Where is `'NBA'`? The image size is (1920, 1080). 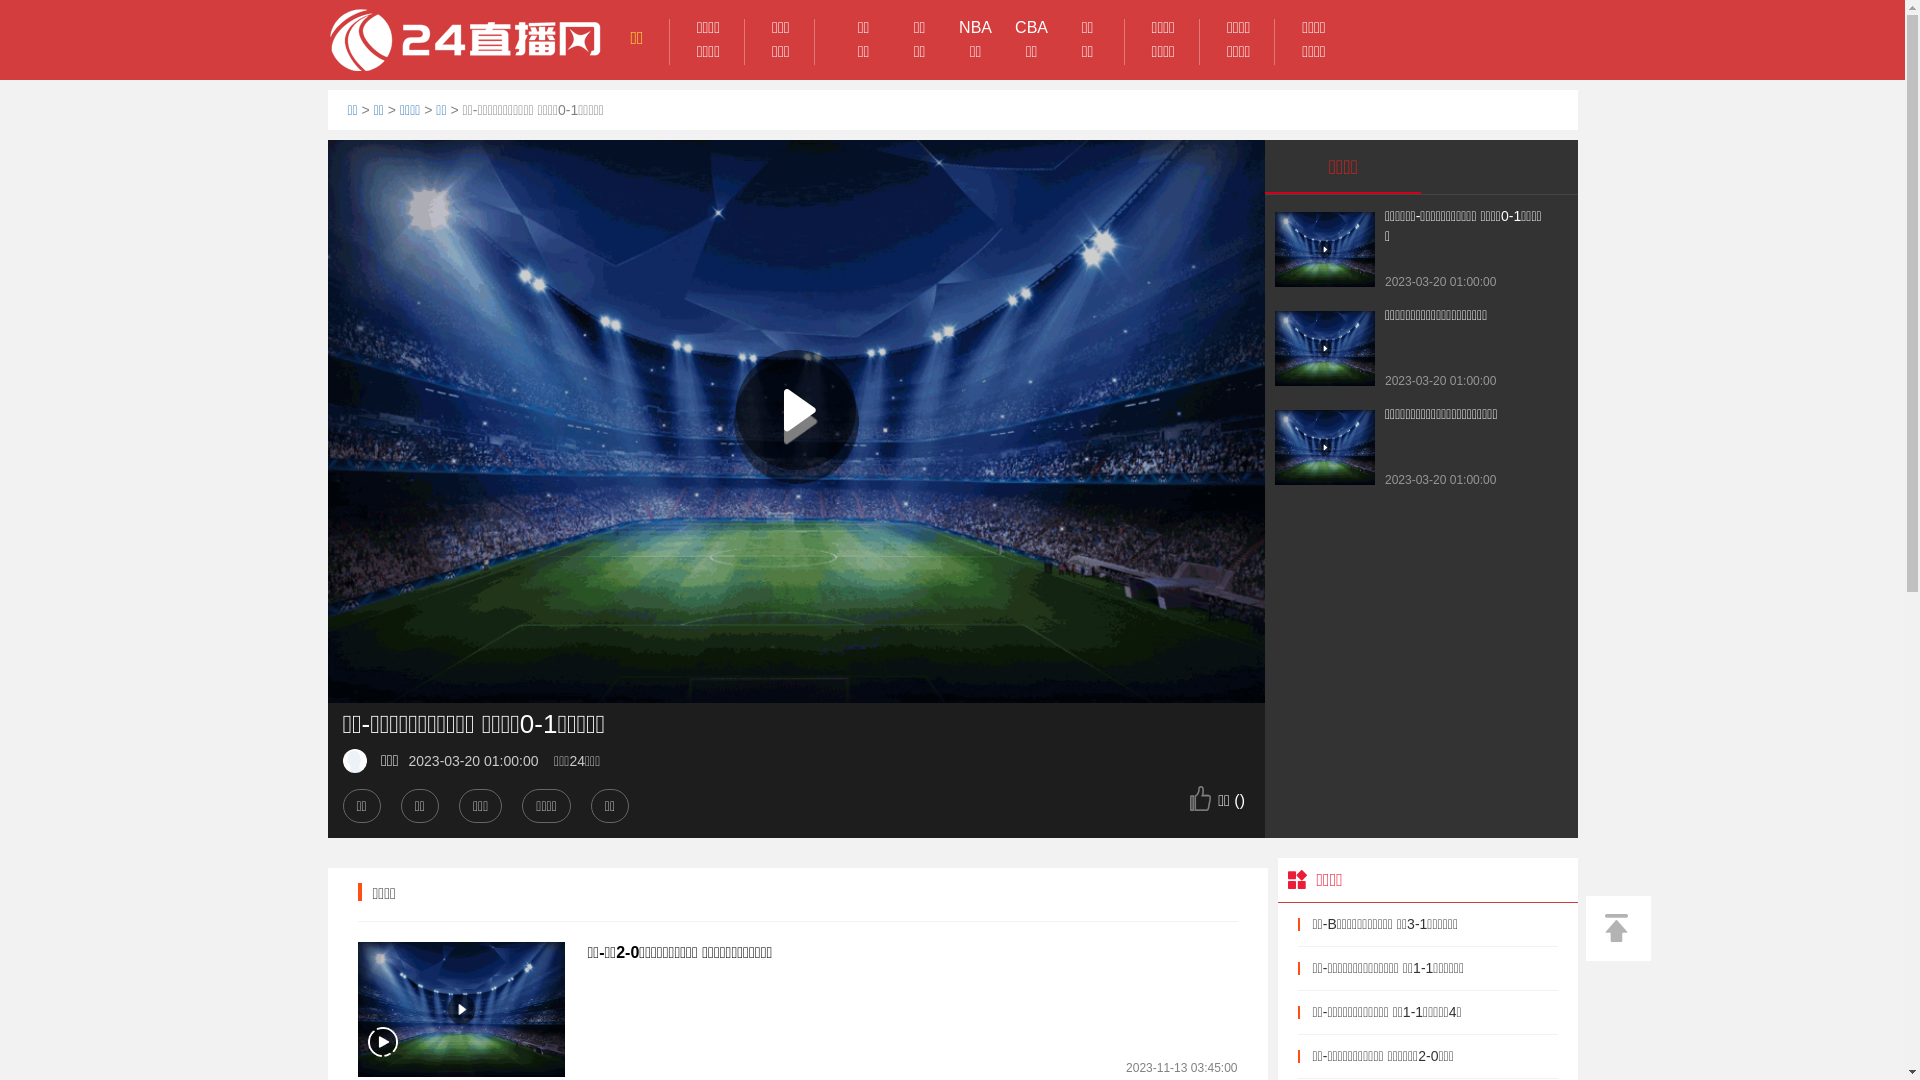
'NBA' is located at coordinates (947, 27).